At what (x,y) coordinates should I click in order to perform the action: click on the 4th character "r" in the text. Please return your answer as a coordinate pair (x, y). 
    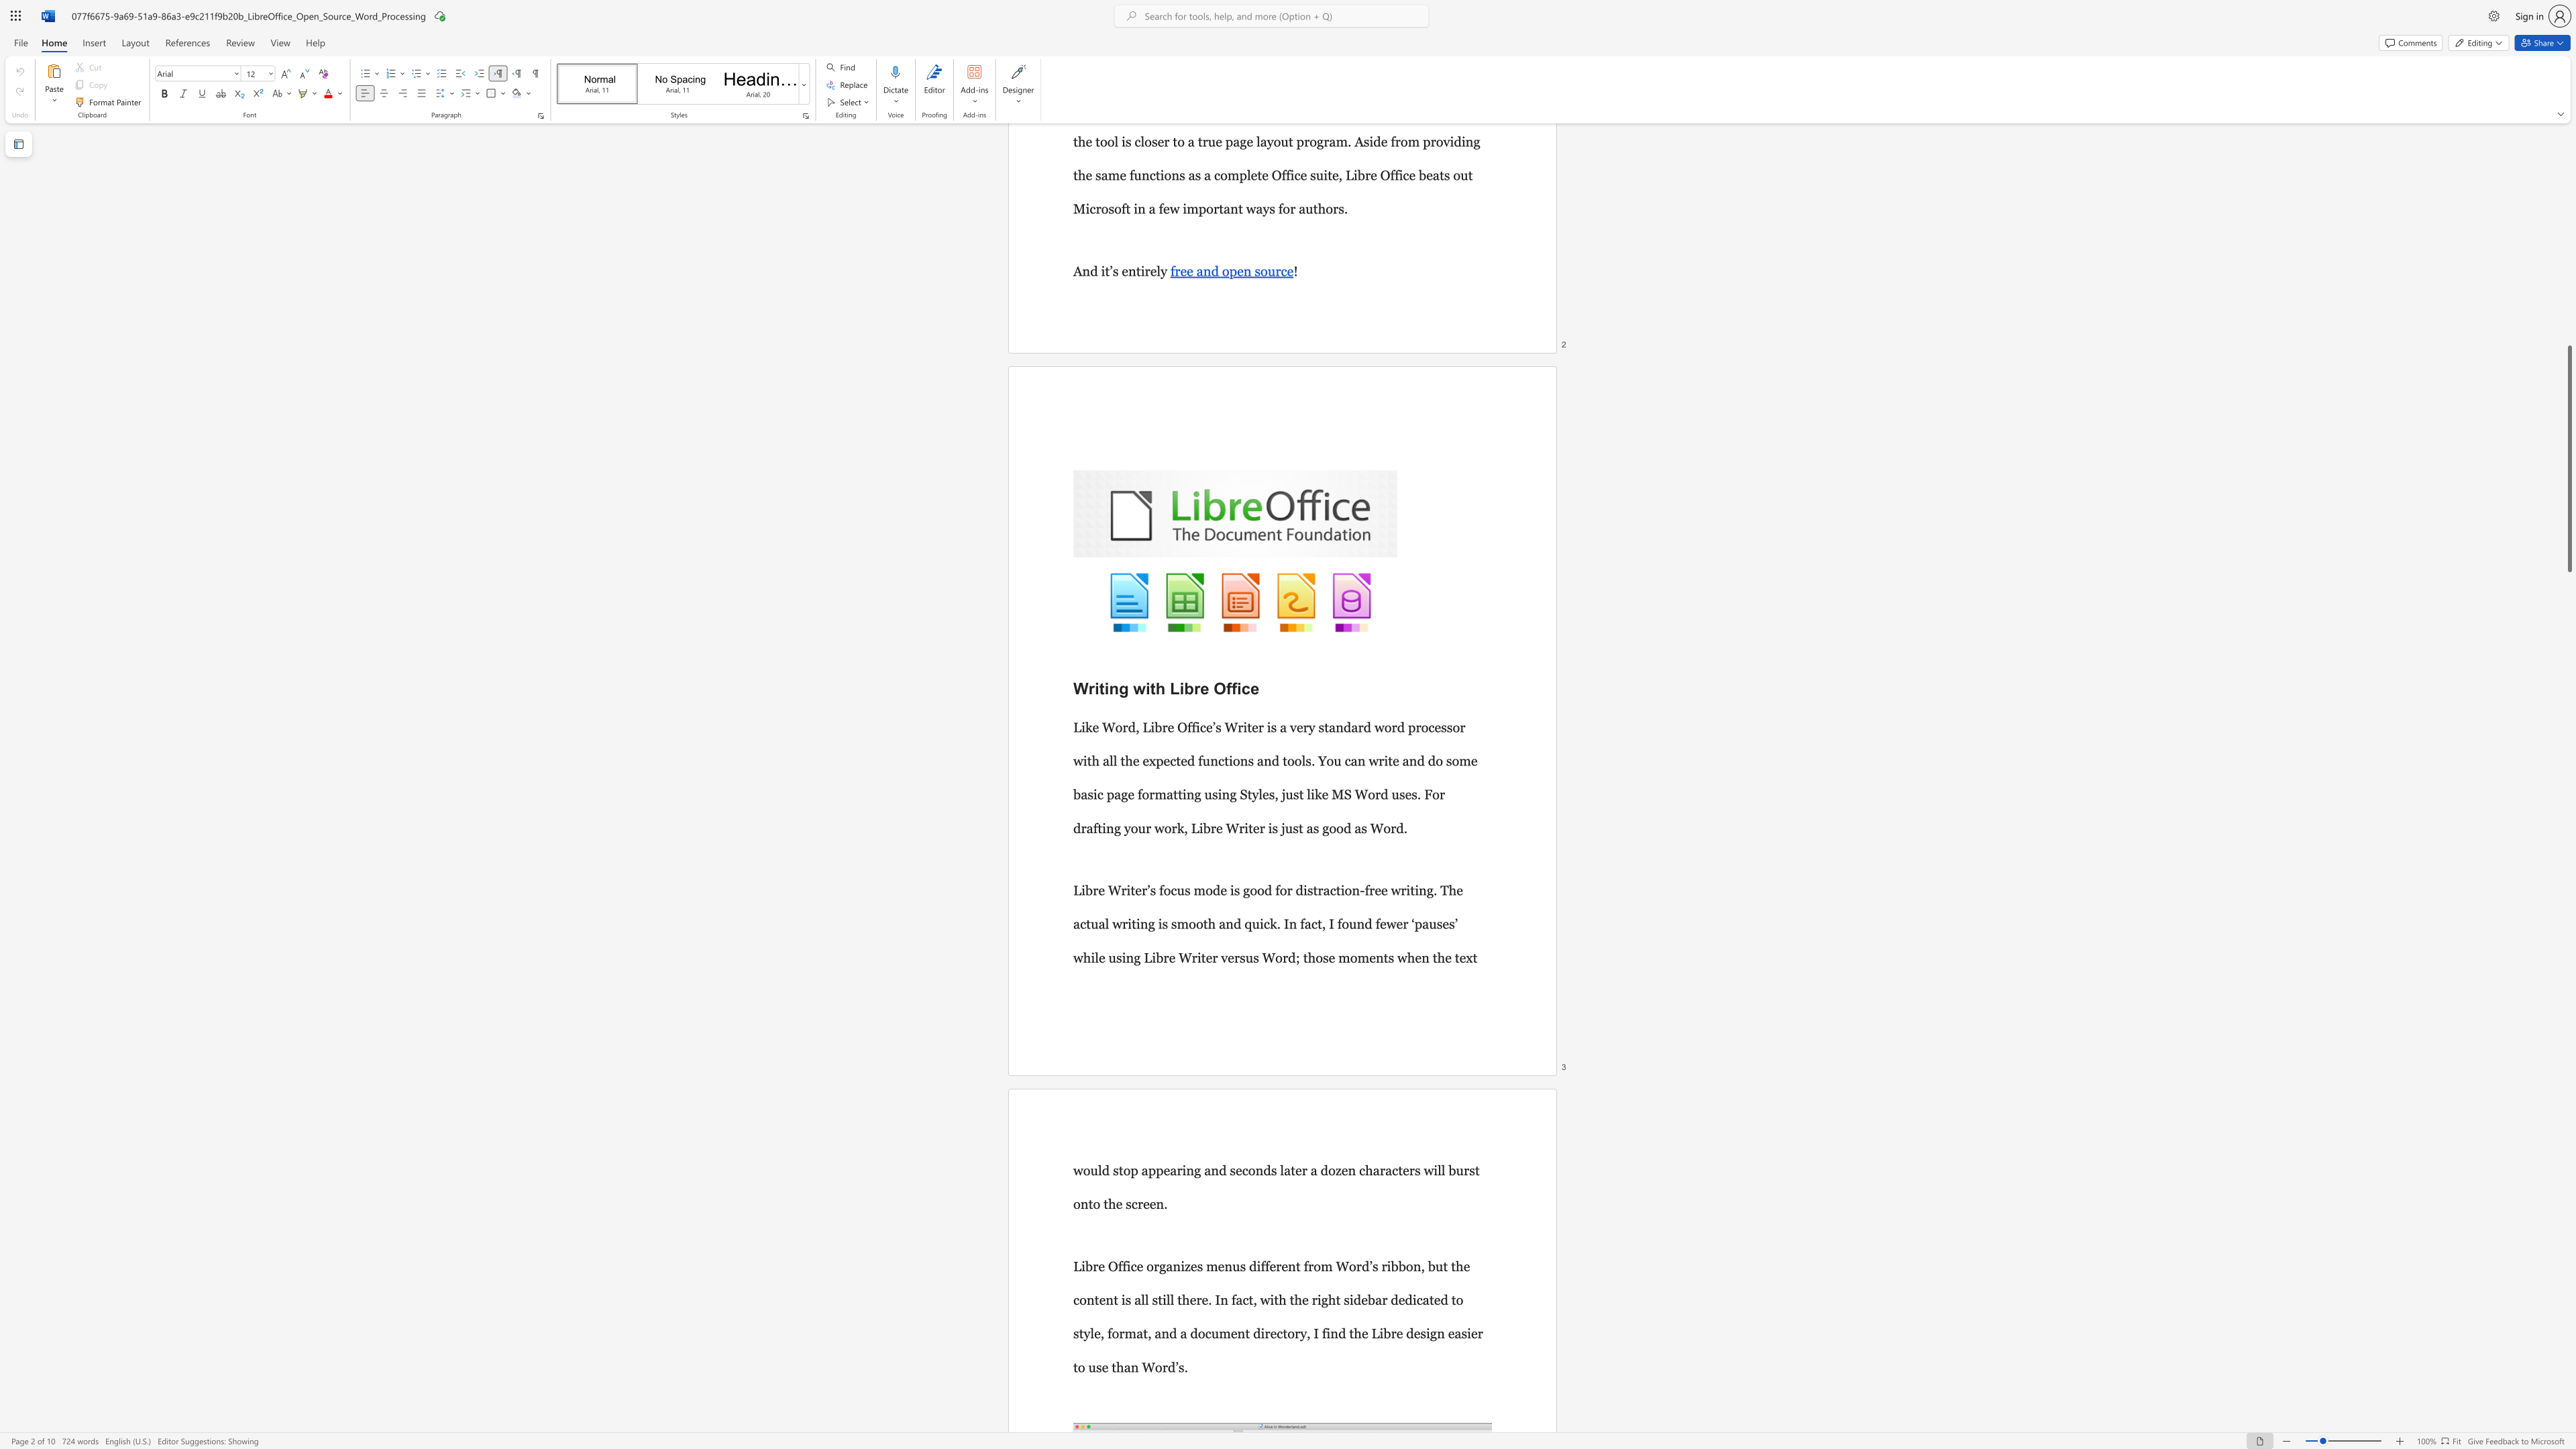
    Looking at the image, I should click on (1412, 1170).